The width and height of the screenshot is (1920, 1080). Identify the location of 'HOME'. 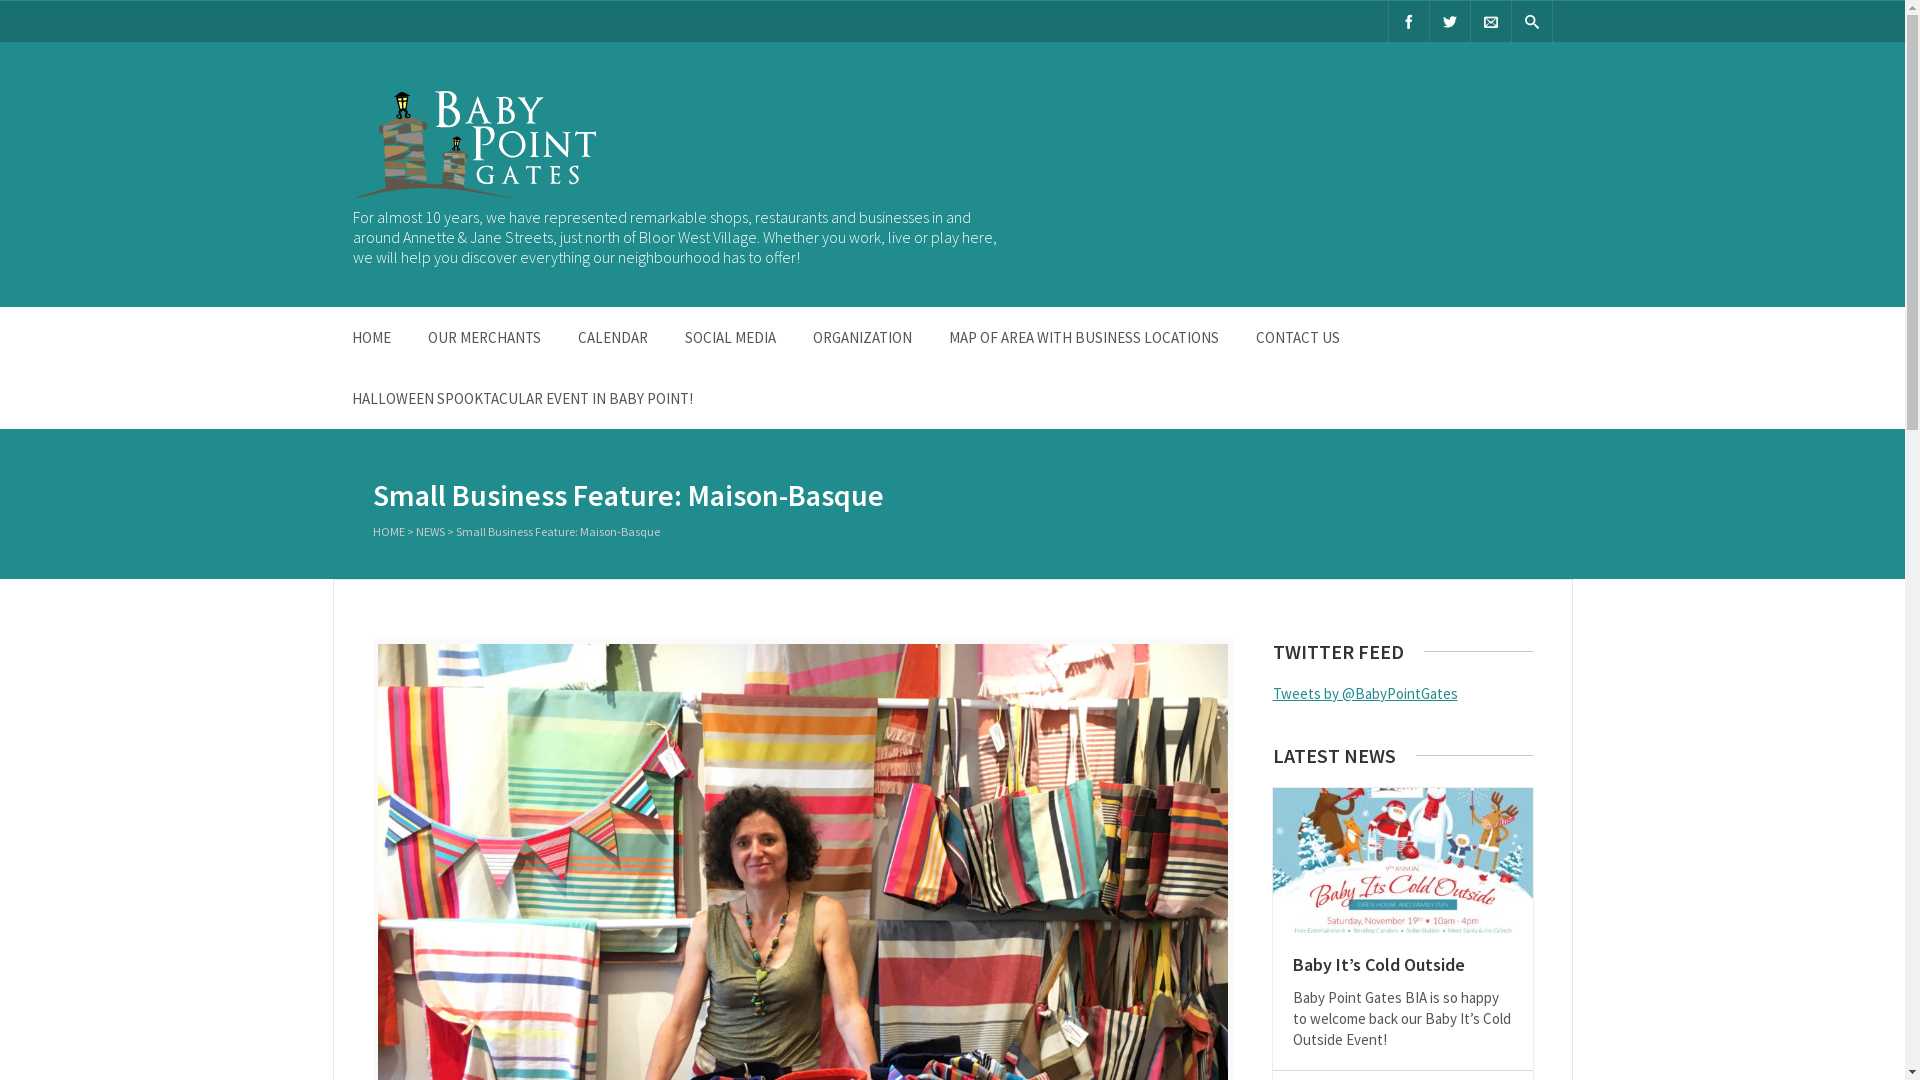
(388, 530).